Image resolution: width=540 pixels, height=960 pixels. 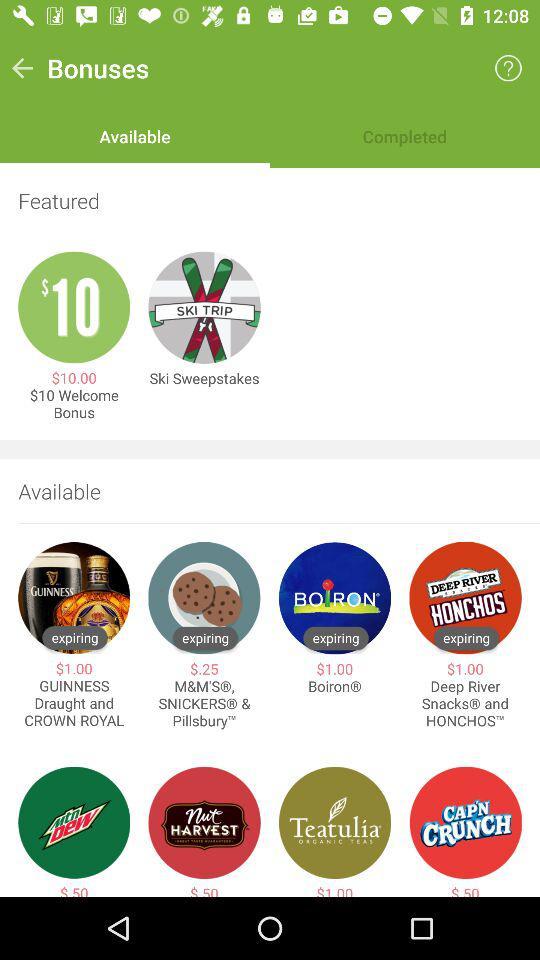 I want to click on icon next to guinness draught and icon, so click(x=203, y=704).